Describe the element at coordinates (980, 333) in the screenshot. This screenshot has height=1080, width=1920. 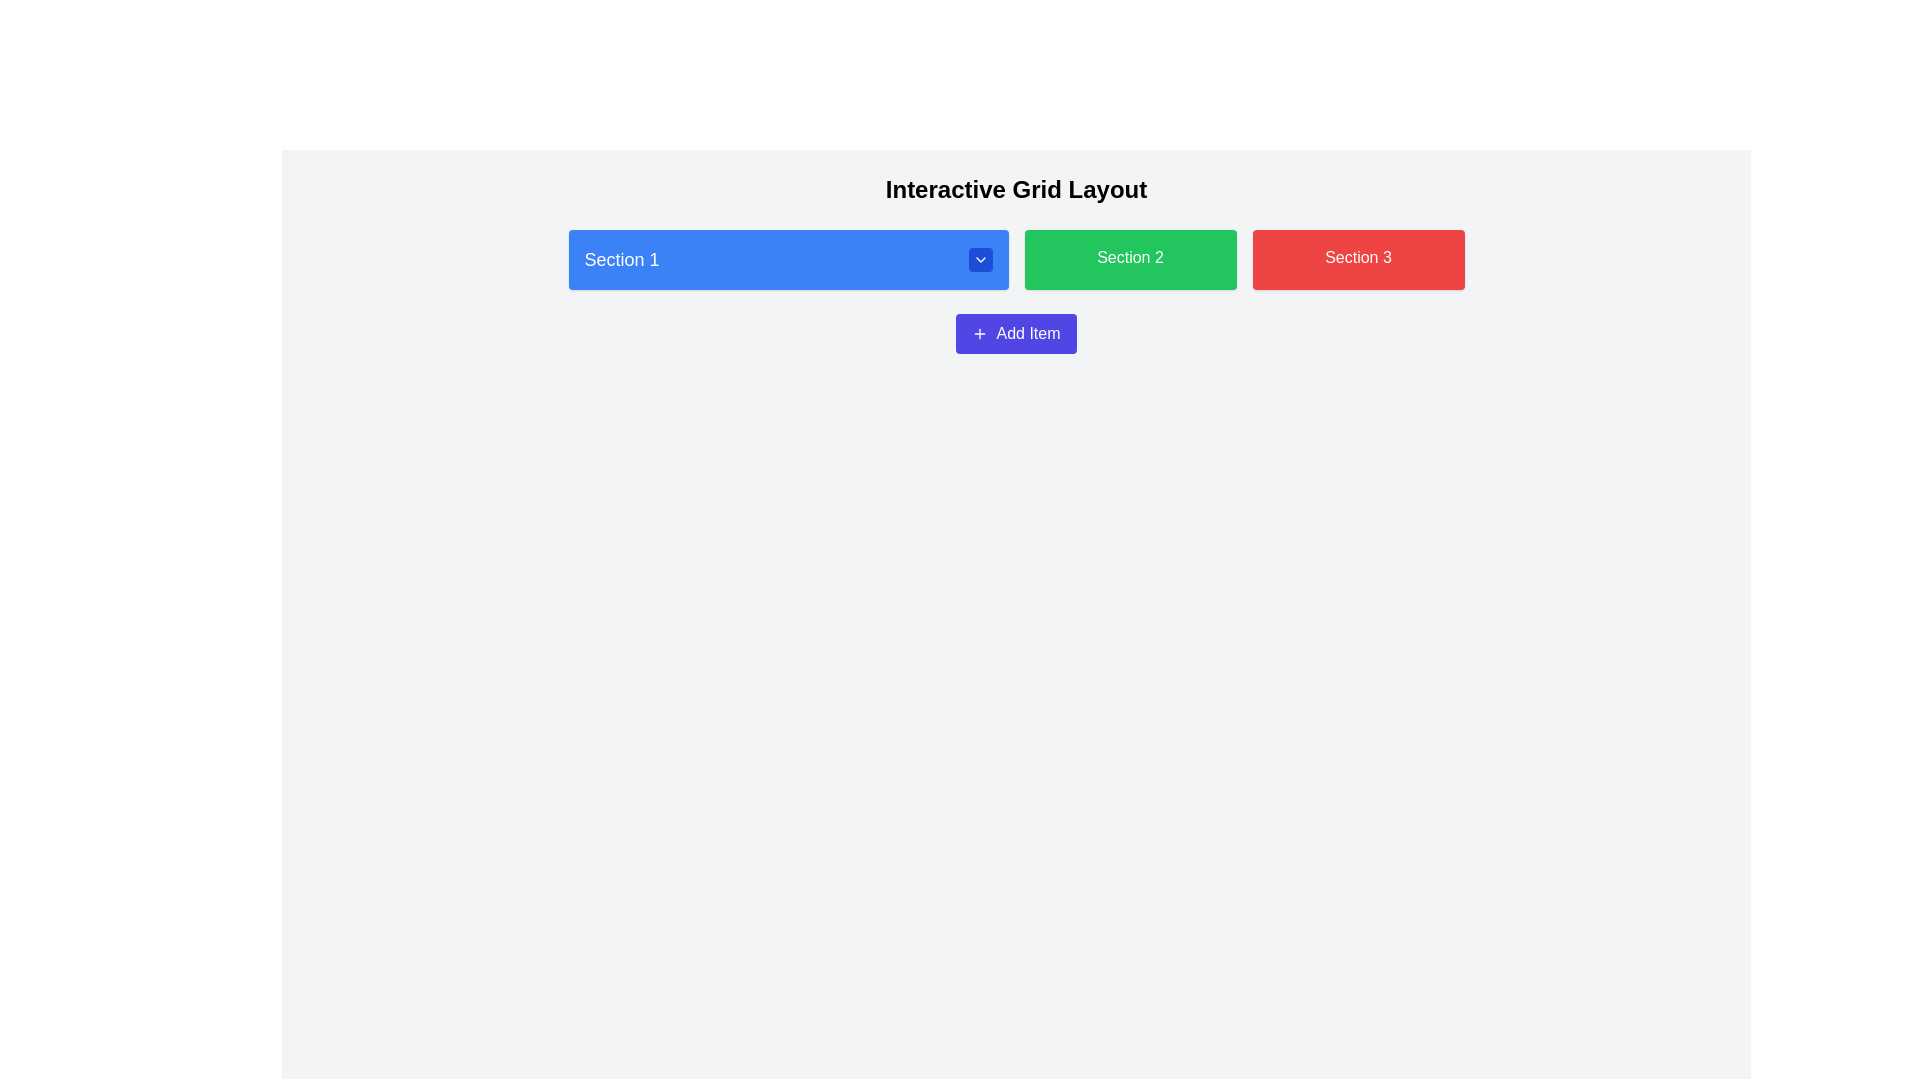
I see `the centered '+' icon within the 'Add Item' button that has a purple background and white text` at that location.